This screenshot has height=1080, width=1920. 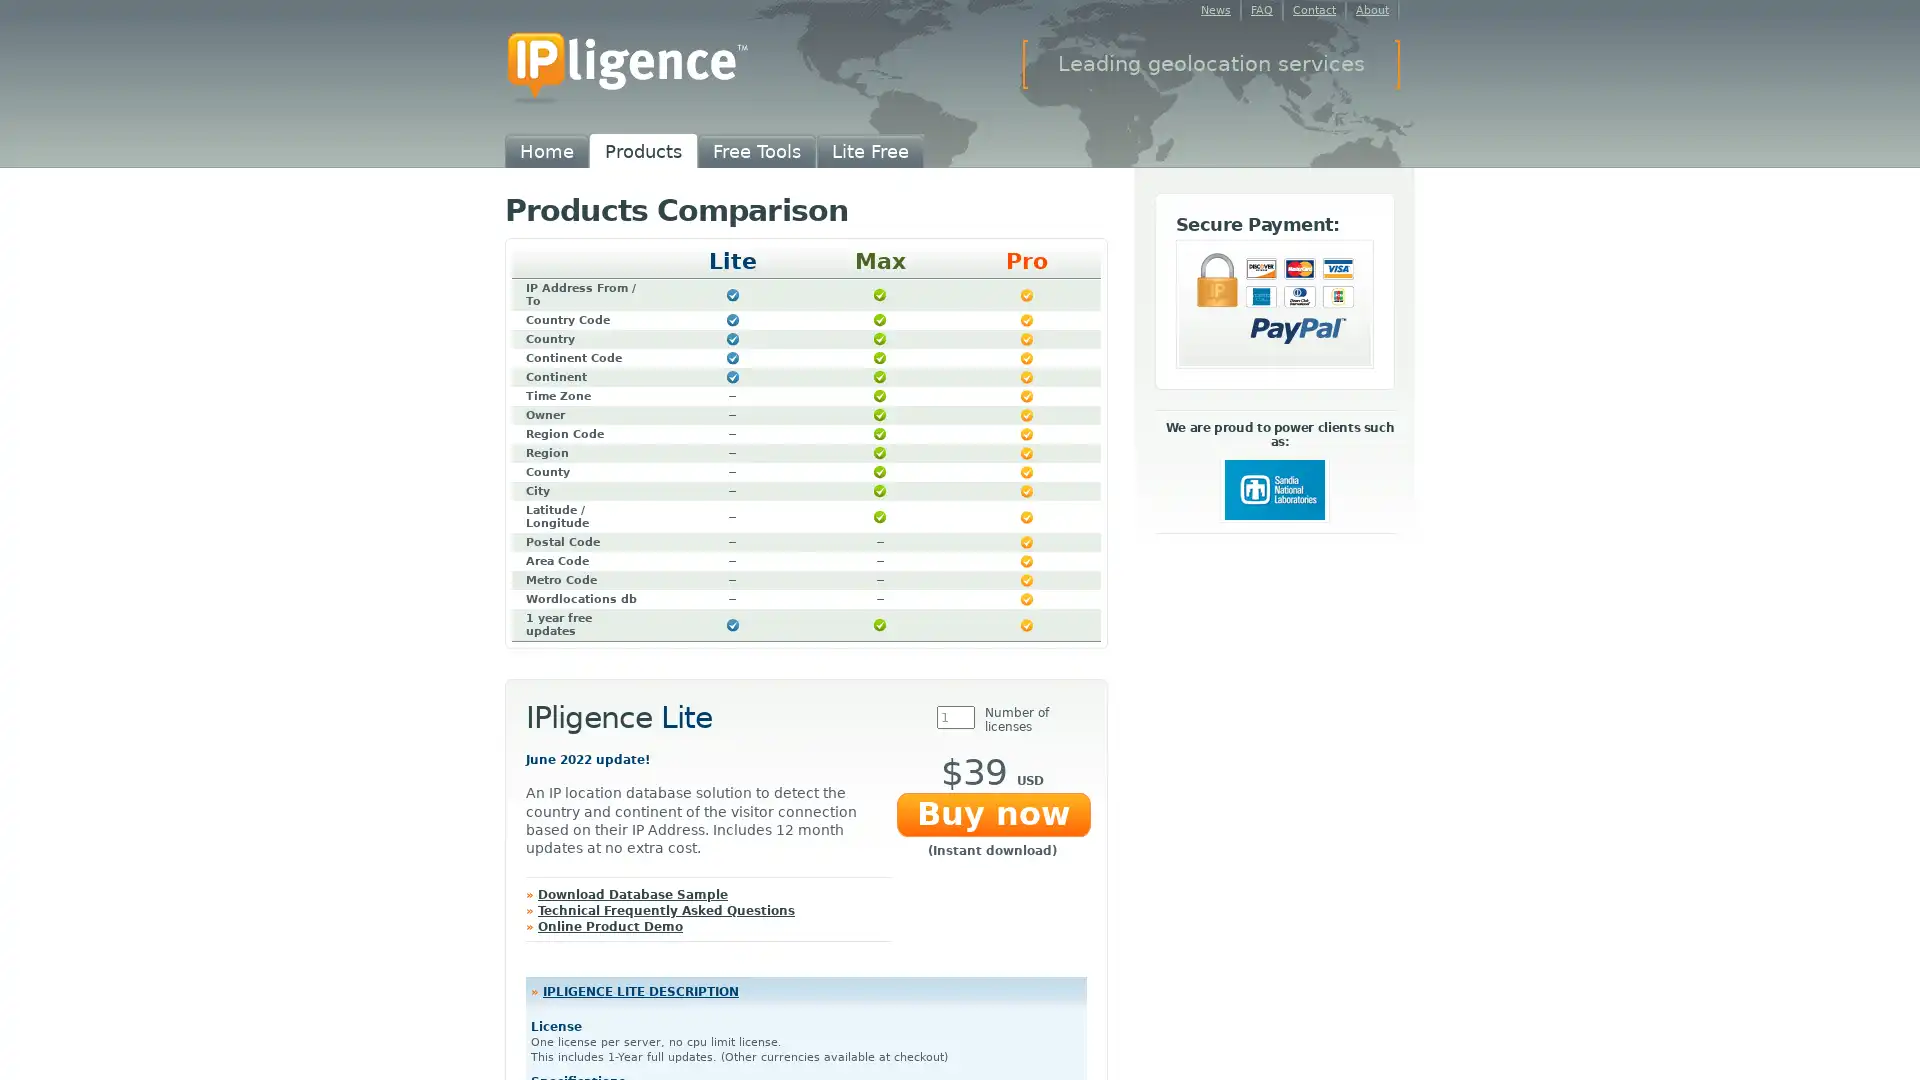 I want to click on Buy now, so click(x=993, y=815).